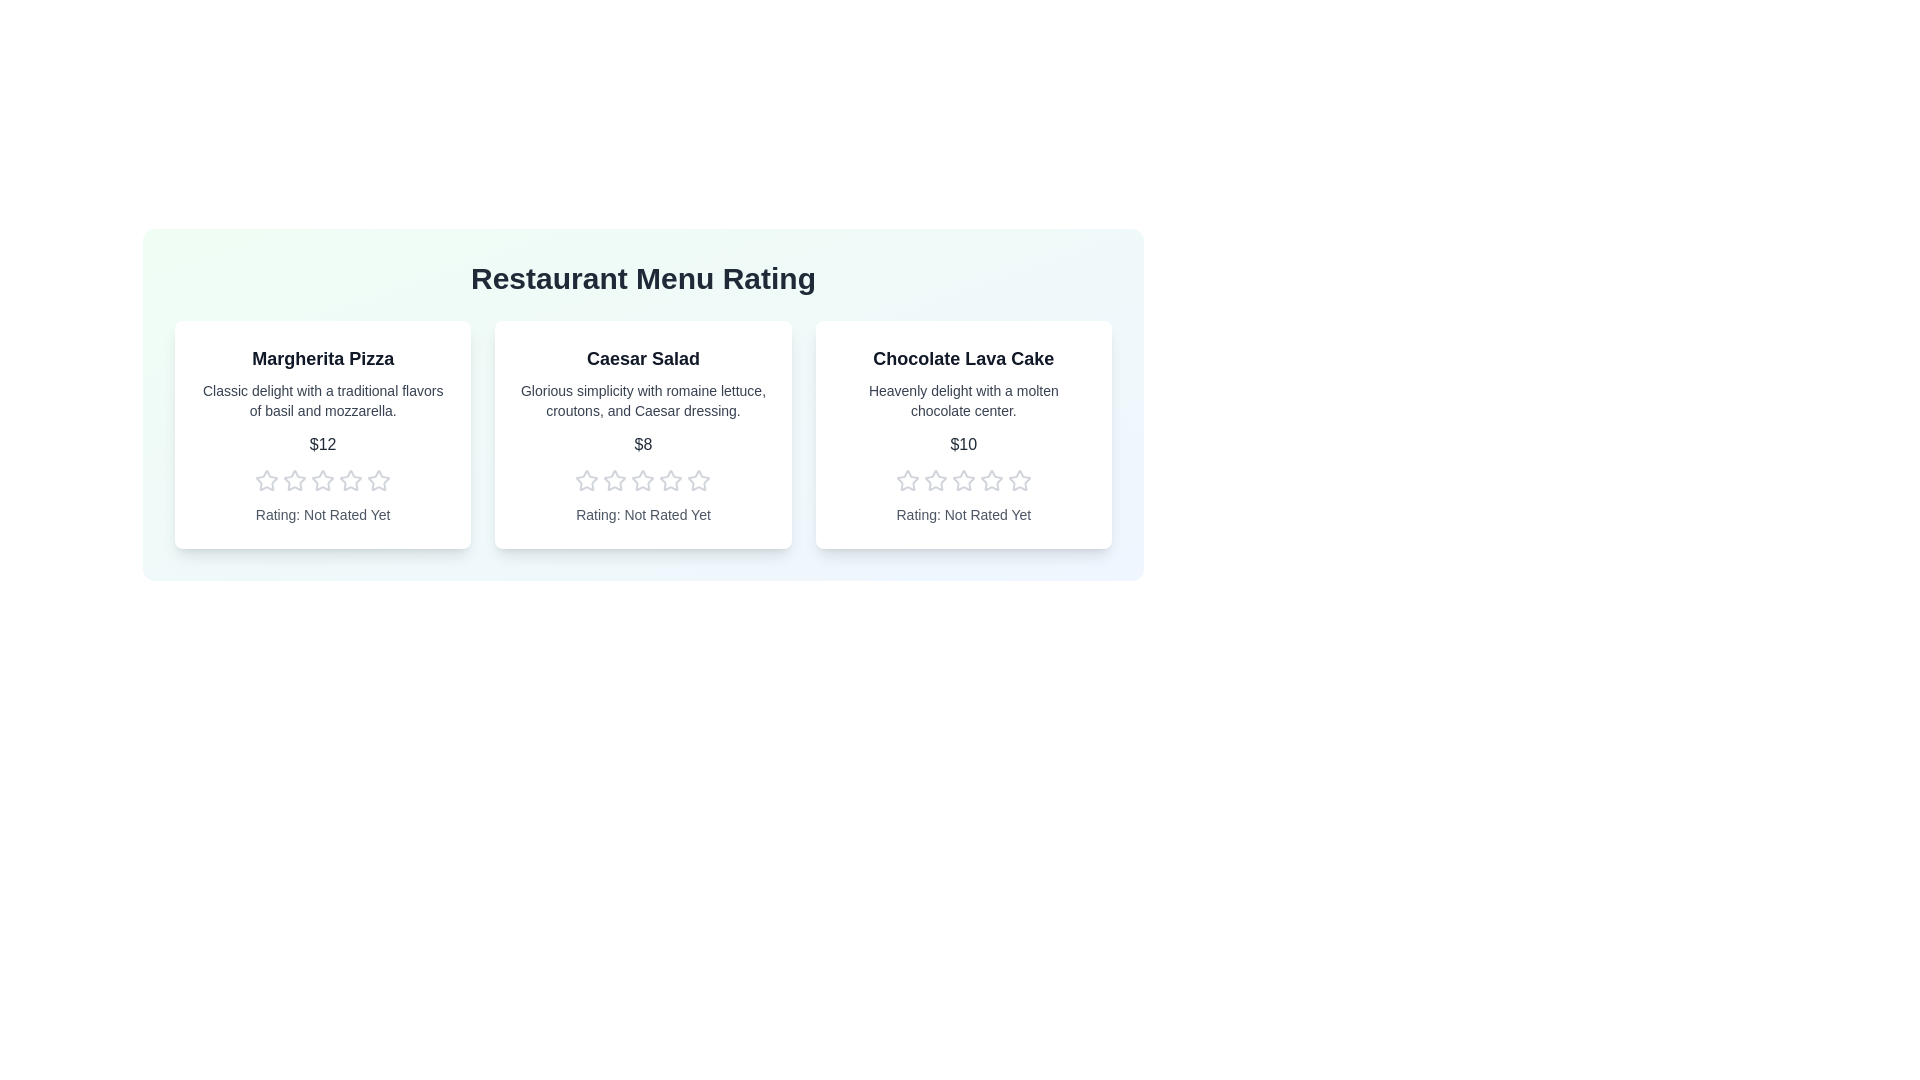  What do you see at coordinates (906, 481) in the screenshot?
I see `the star corresponding to the desired rating 1 for the menu item Chocolate Lava Cake` at bounding box center [906, 481].